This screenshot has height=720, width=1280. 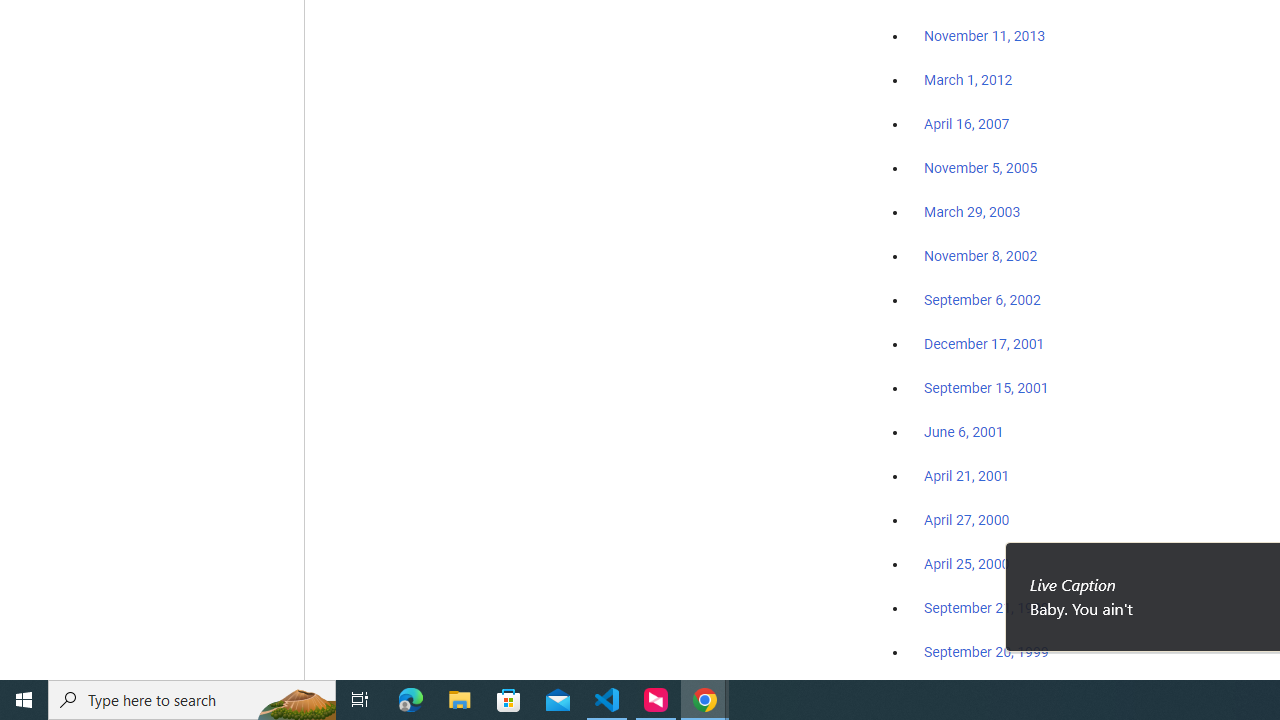 What do you see at coordinates (967, 476) in the screenshot?
I see `'April 21, 2001'` at bounding box center [967, 476].